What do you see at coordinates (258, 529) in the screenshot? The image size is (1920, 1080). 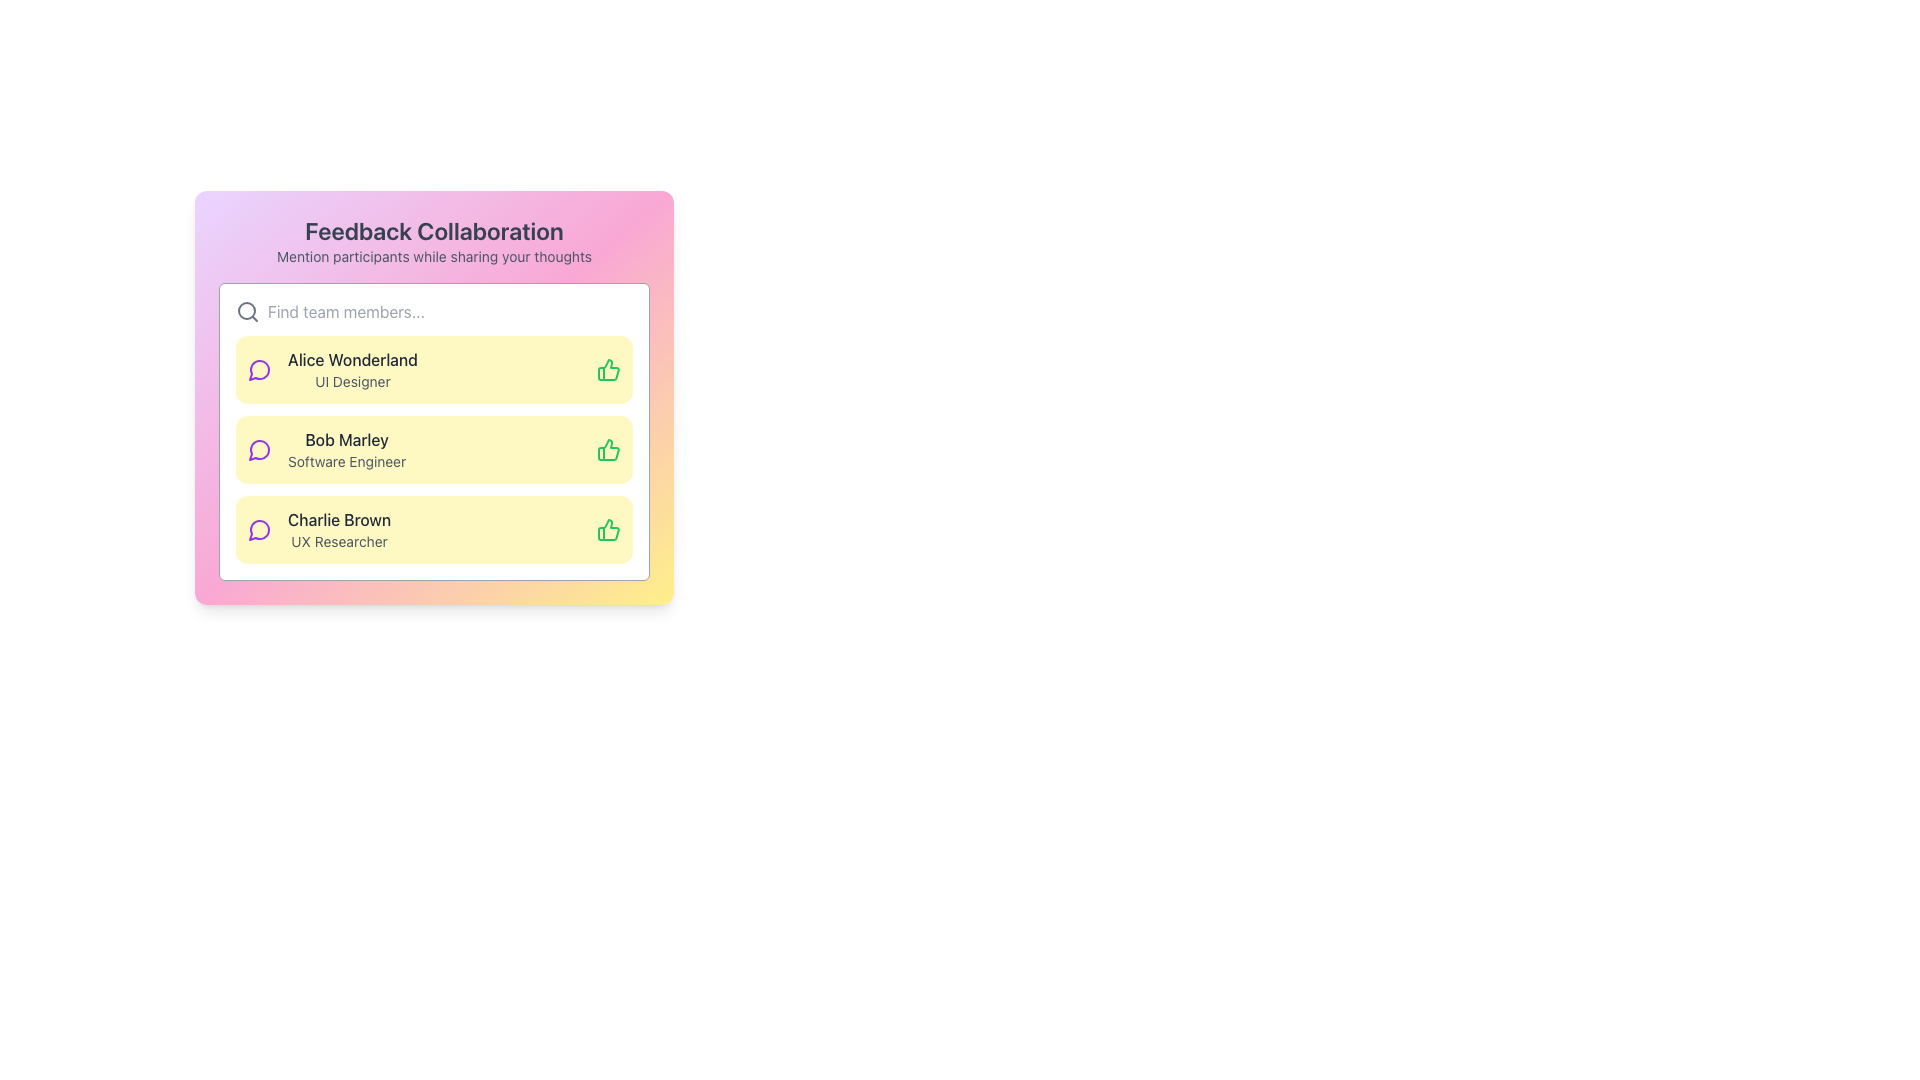 I see `the third speech bubble icon located next to the user 'Charlie Brown' entry at the bottom of the list` at bounding box center [258, 529].